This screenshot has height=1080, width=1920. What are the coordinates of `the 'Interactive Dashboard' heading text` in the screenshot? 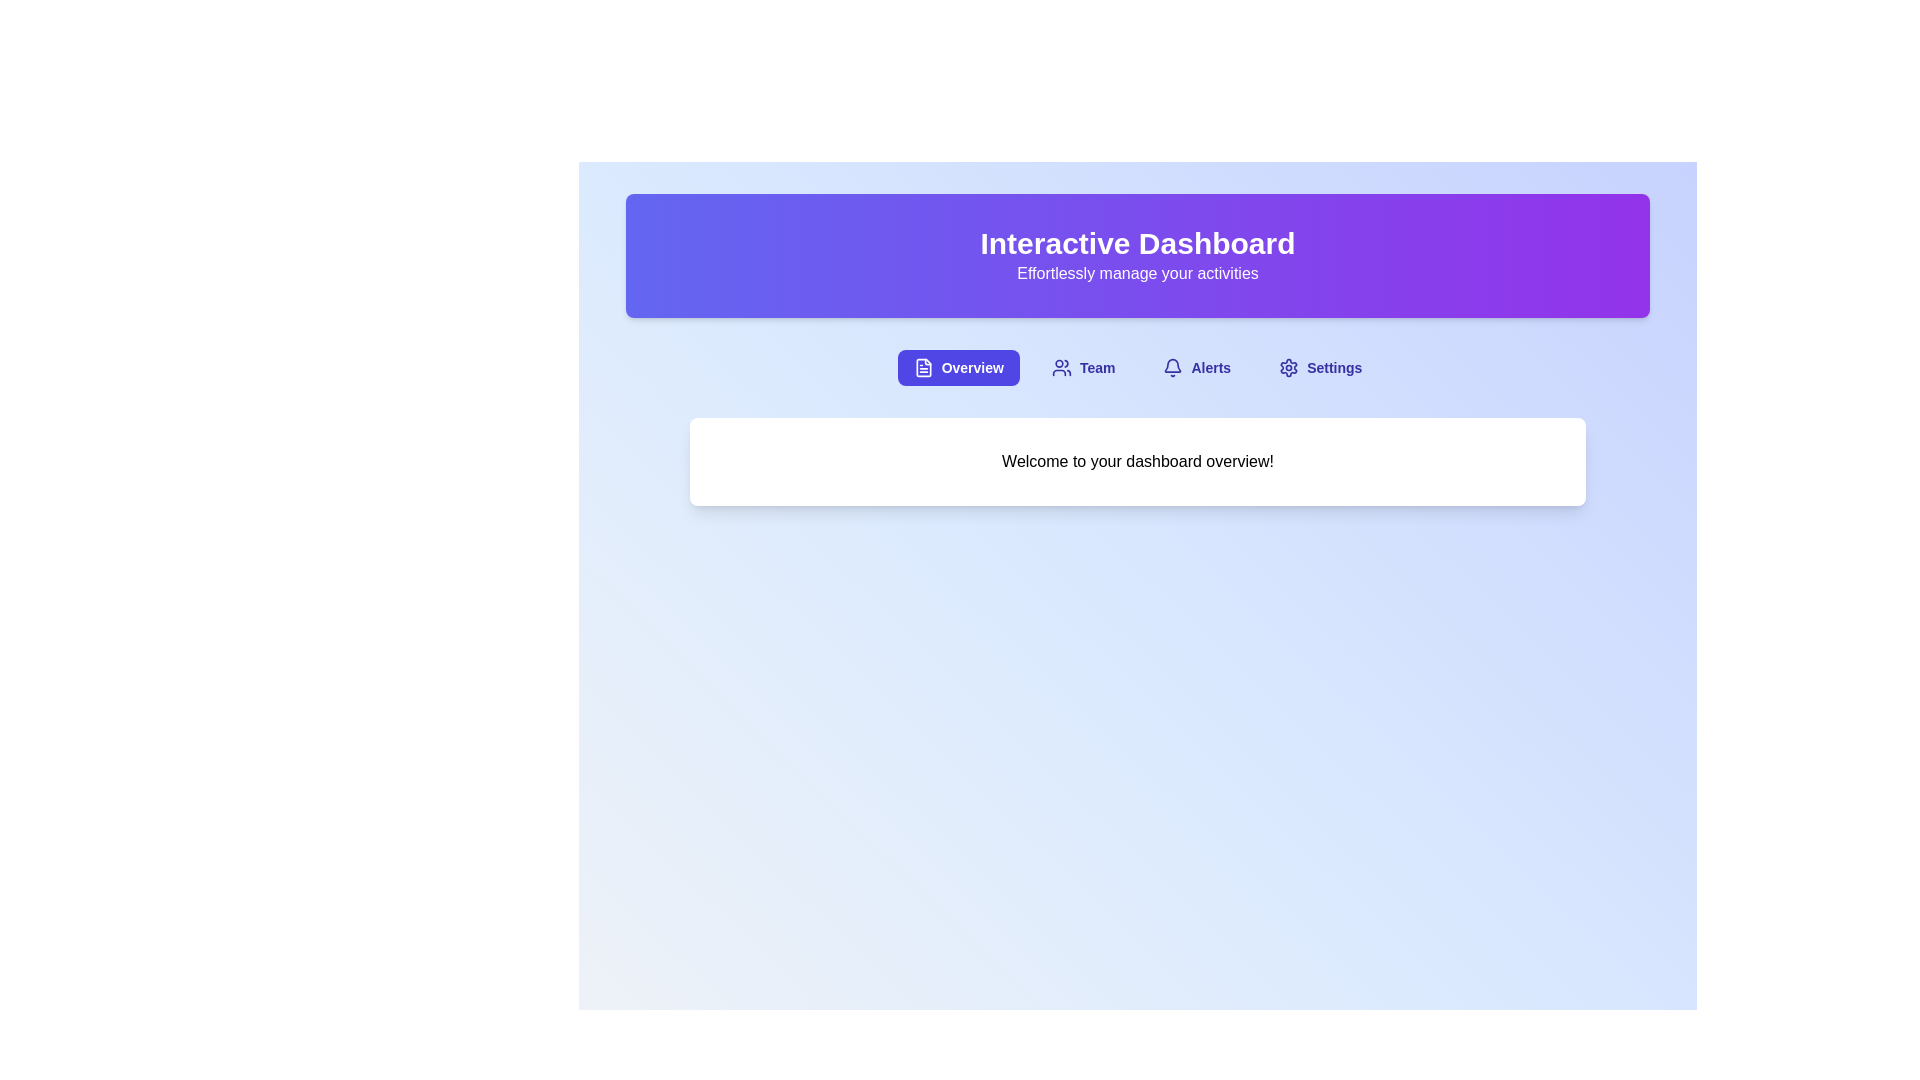 It's located at (1137, 242).